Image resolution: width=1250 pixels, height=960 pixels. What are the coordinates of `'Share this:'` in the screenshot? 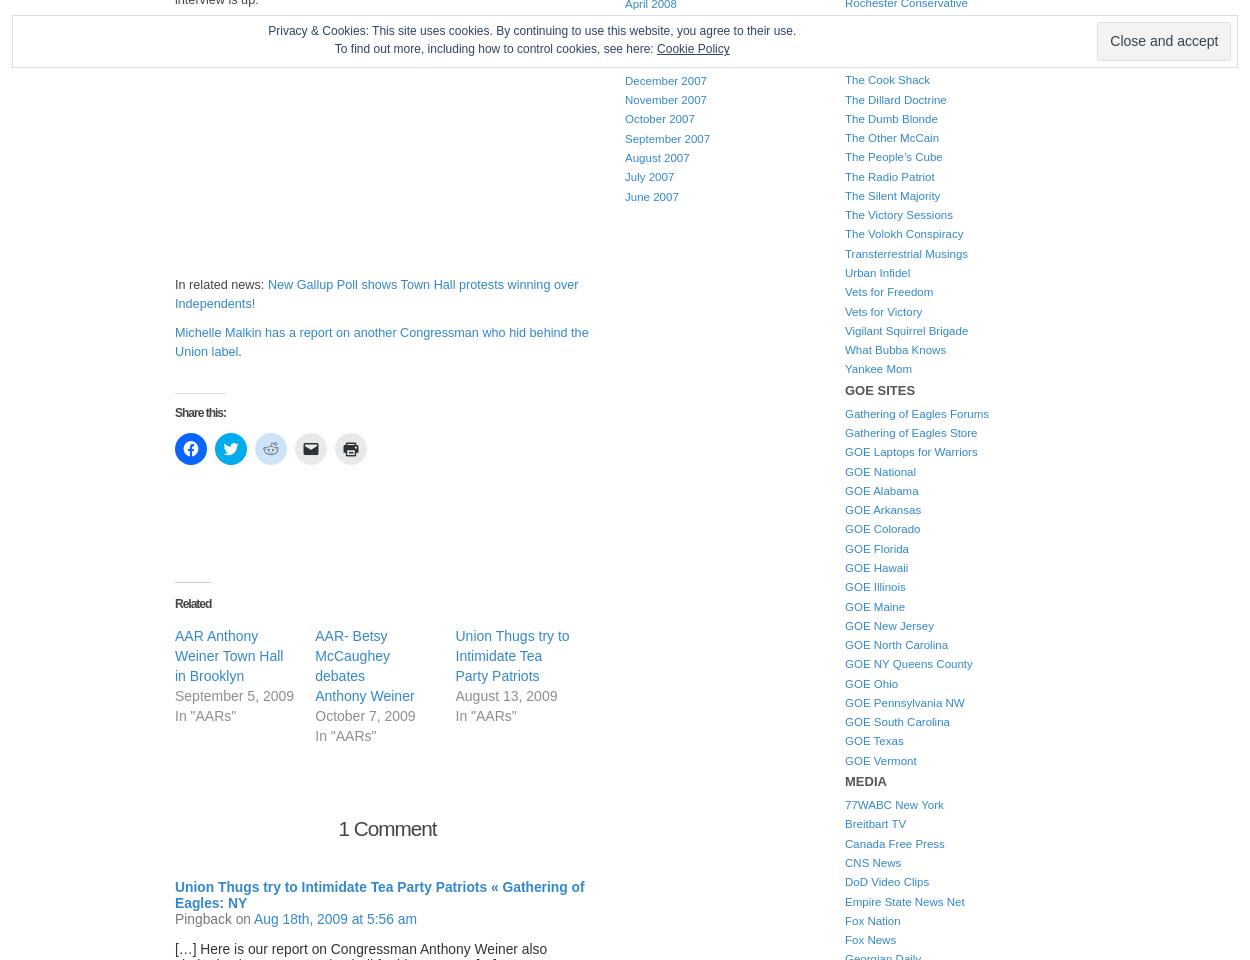 It's located at (199, 411).